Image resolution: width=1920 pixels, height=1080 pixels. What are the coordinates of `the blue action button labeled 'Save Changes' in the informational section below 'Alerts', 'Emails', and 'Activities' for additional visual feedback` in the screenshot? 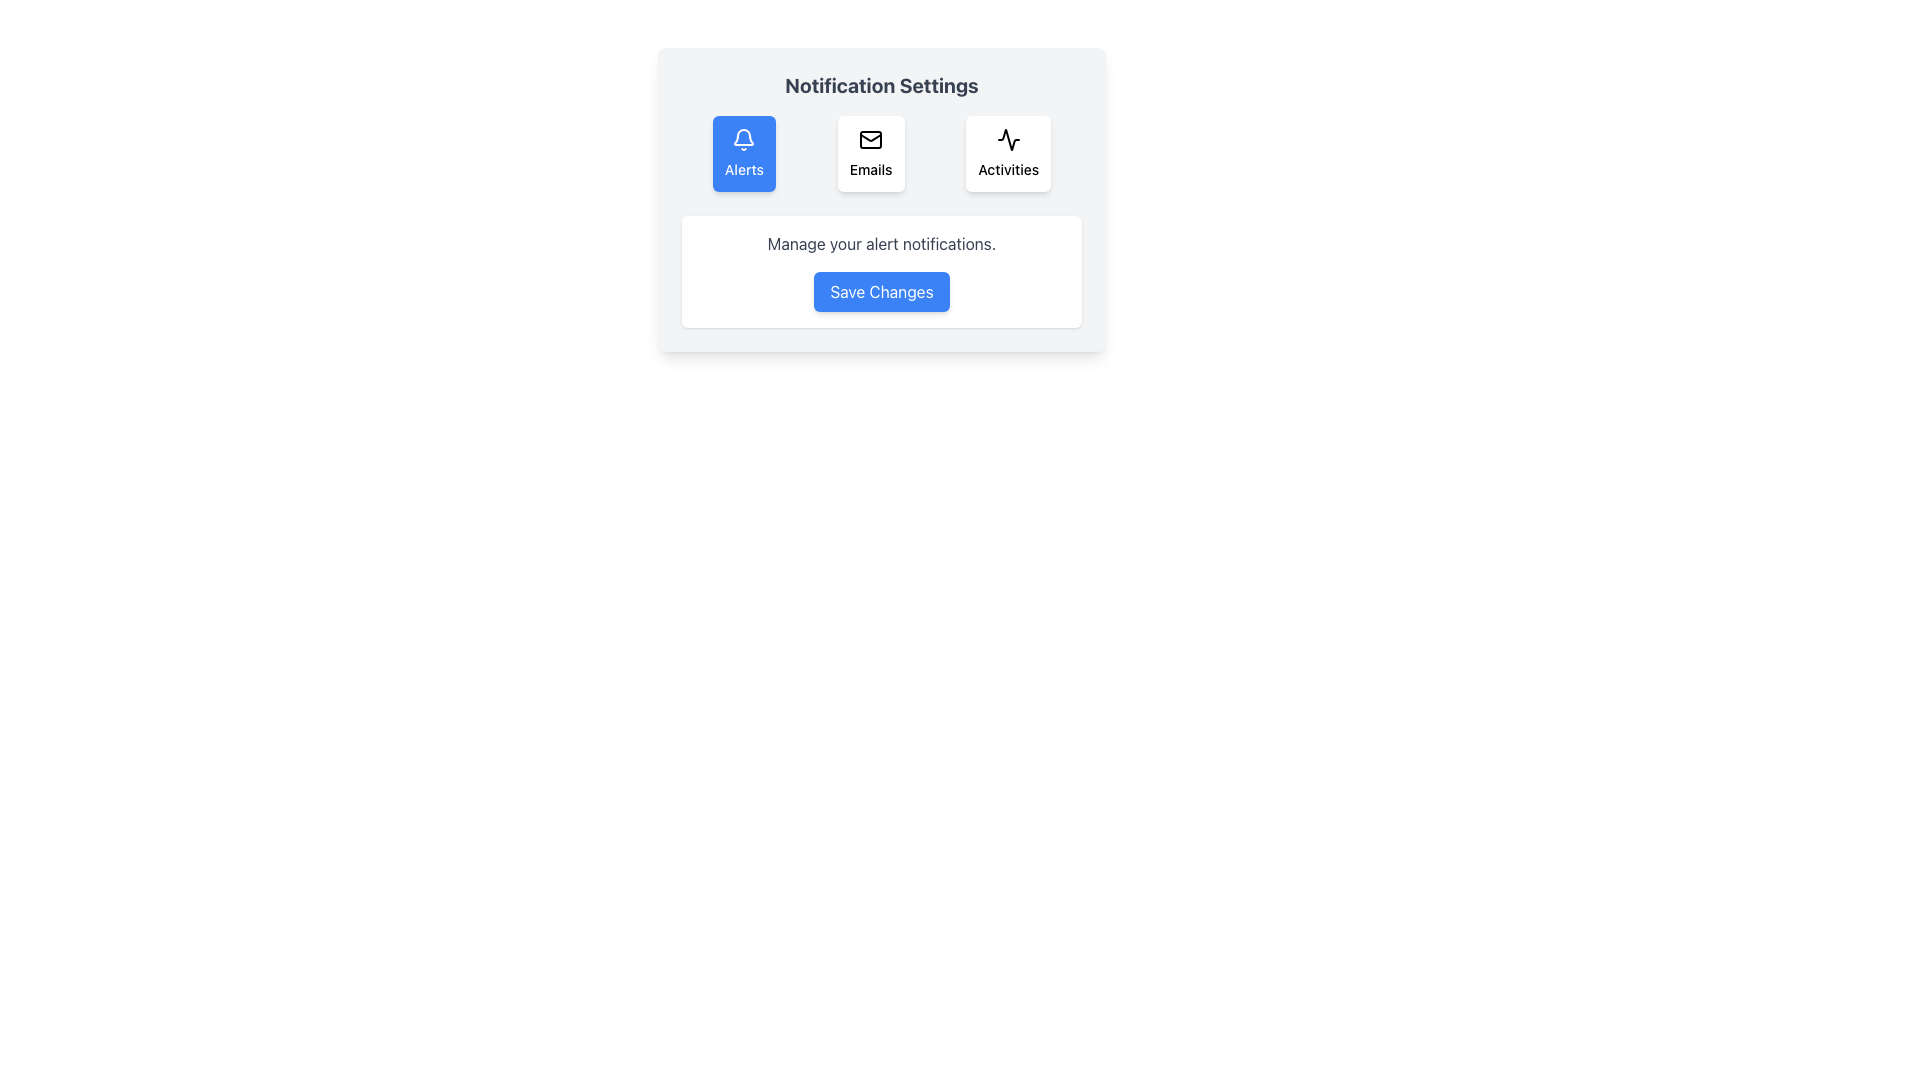 It's located at (881, 272).